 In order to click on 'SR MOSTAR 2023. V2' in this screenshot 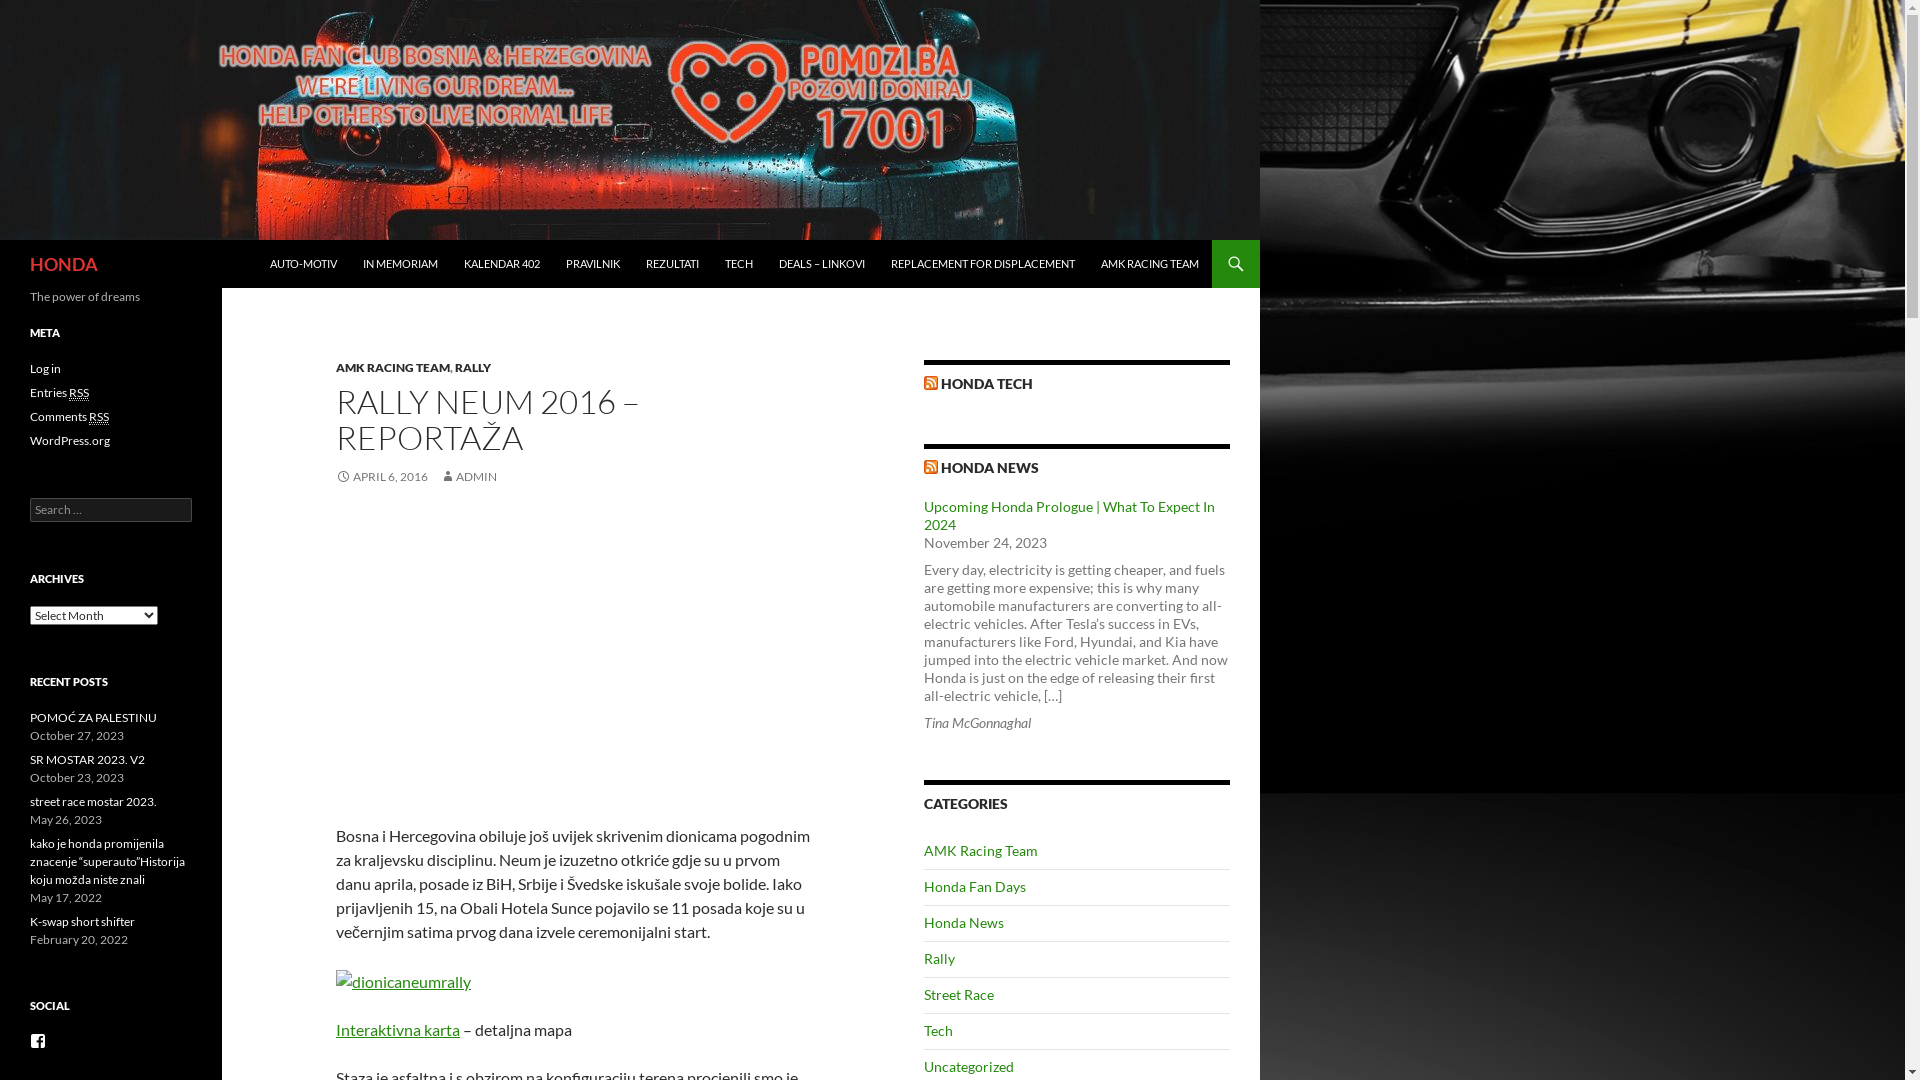, I will do `click(29, 759)`.